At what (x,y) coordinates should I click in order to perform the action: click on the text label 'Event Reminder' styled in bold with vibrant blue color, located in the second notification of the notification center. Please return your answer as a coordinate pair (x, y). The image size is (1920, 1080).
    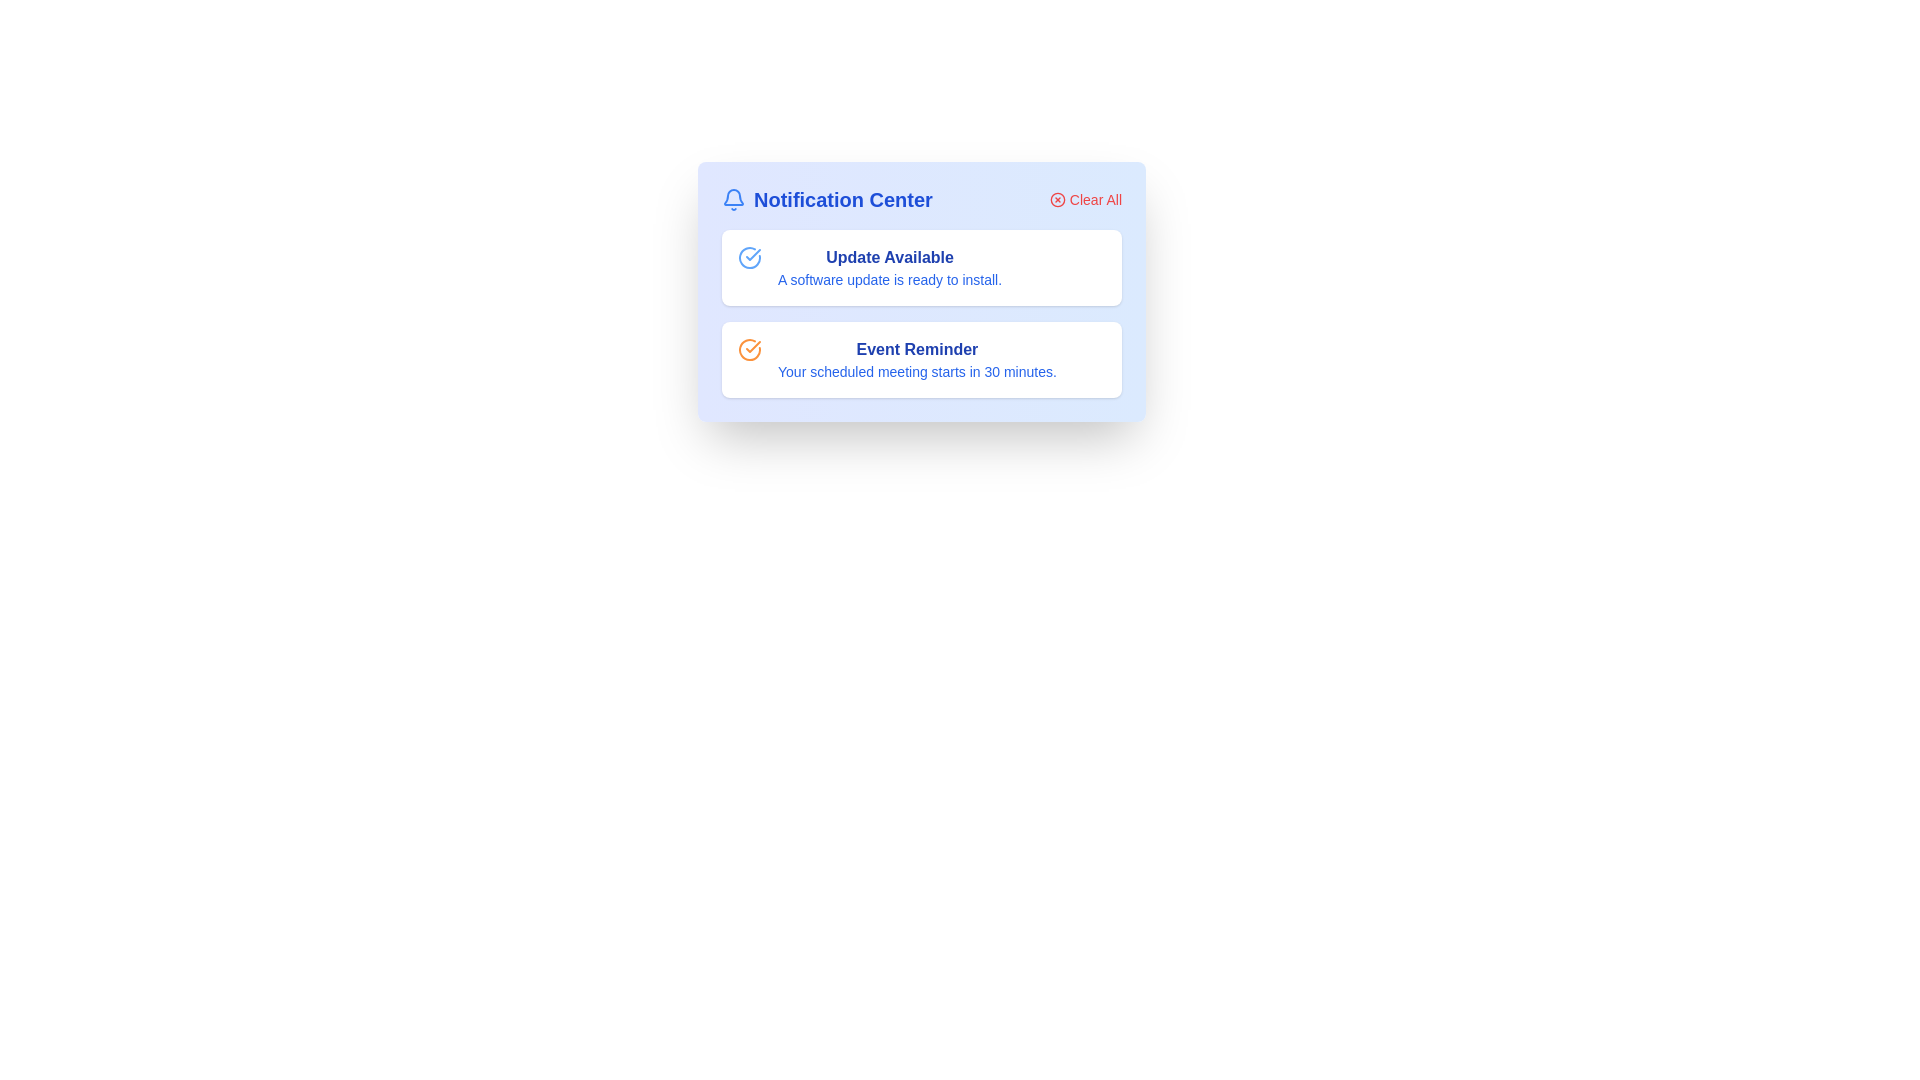
    Looking at the image, I should click on (916, 349).